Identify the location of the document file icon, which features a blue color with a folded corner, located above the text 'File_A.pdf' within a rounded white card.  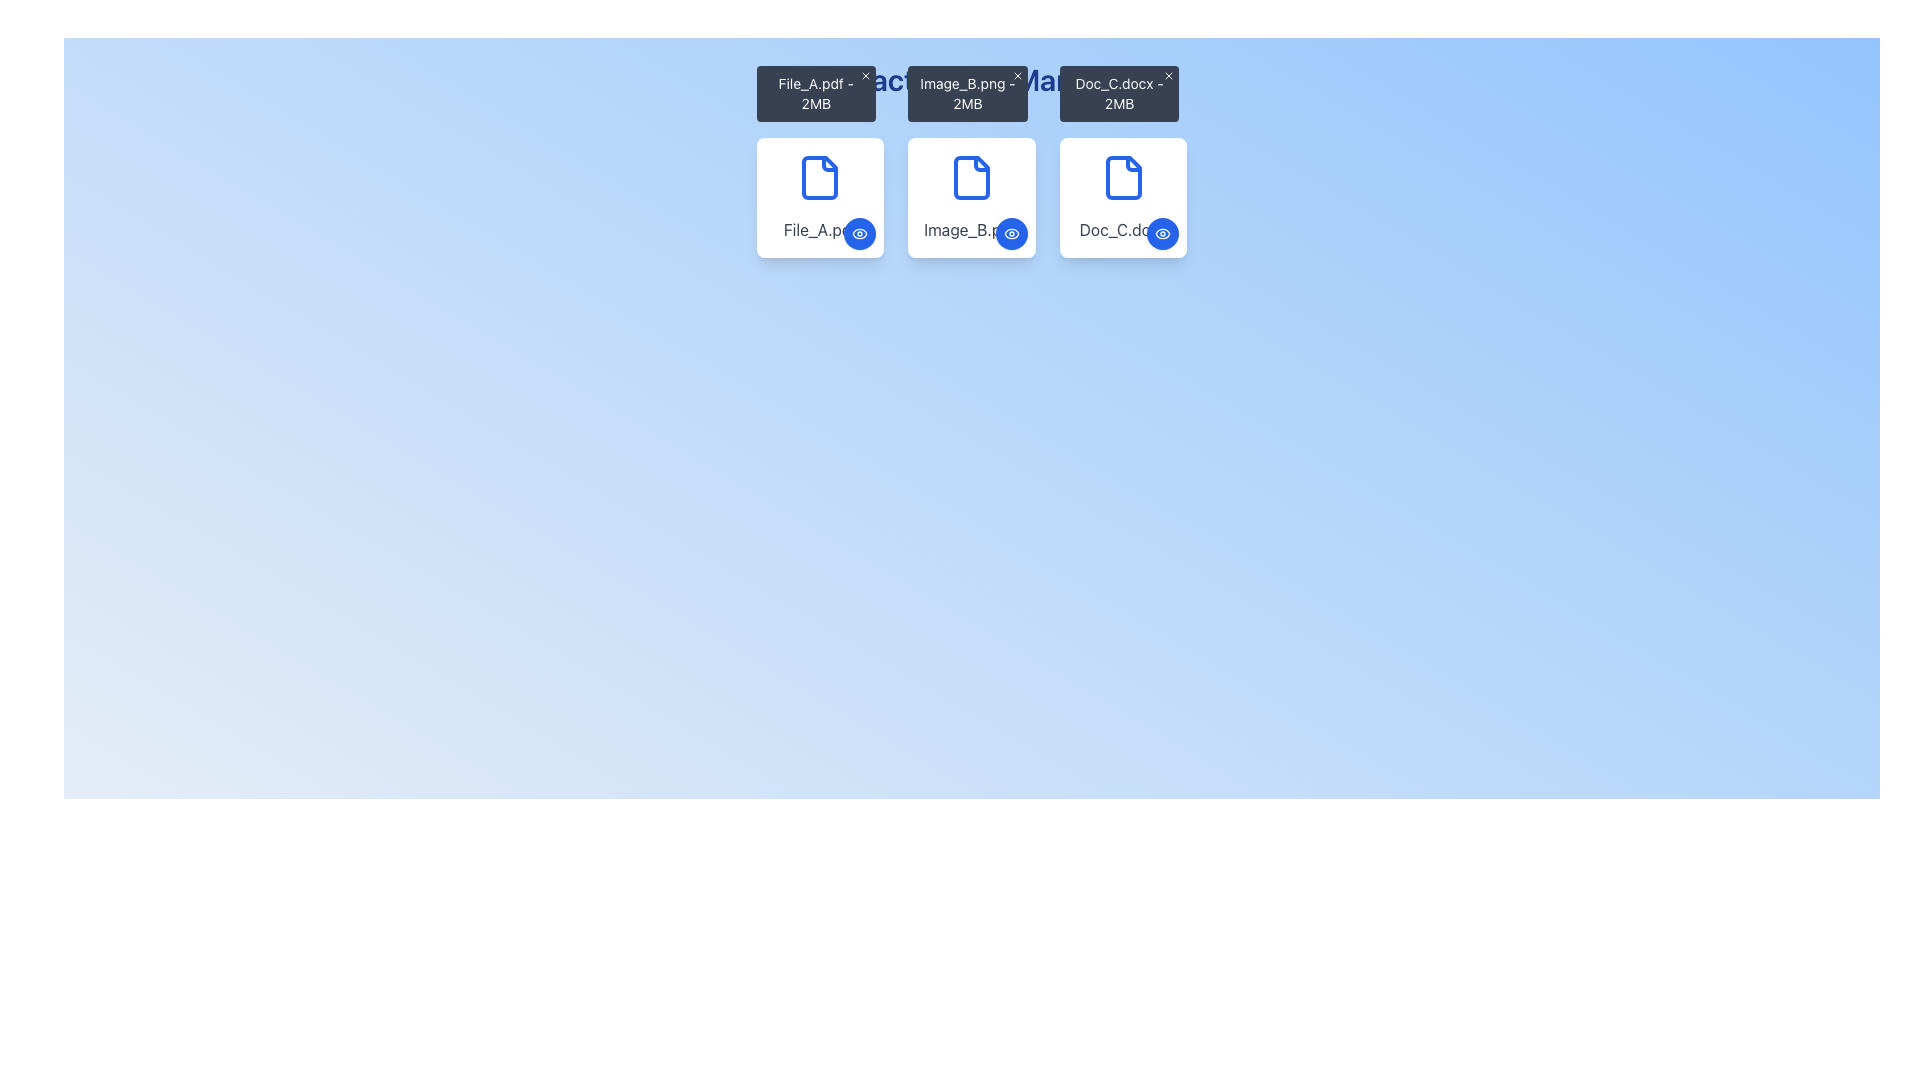
(820, 176).